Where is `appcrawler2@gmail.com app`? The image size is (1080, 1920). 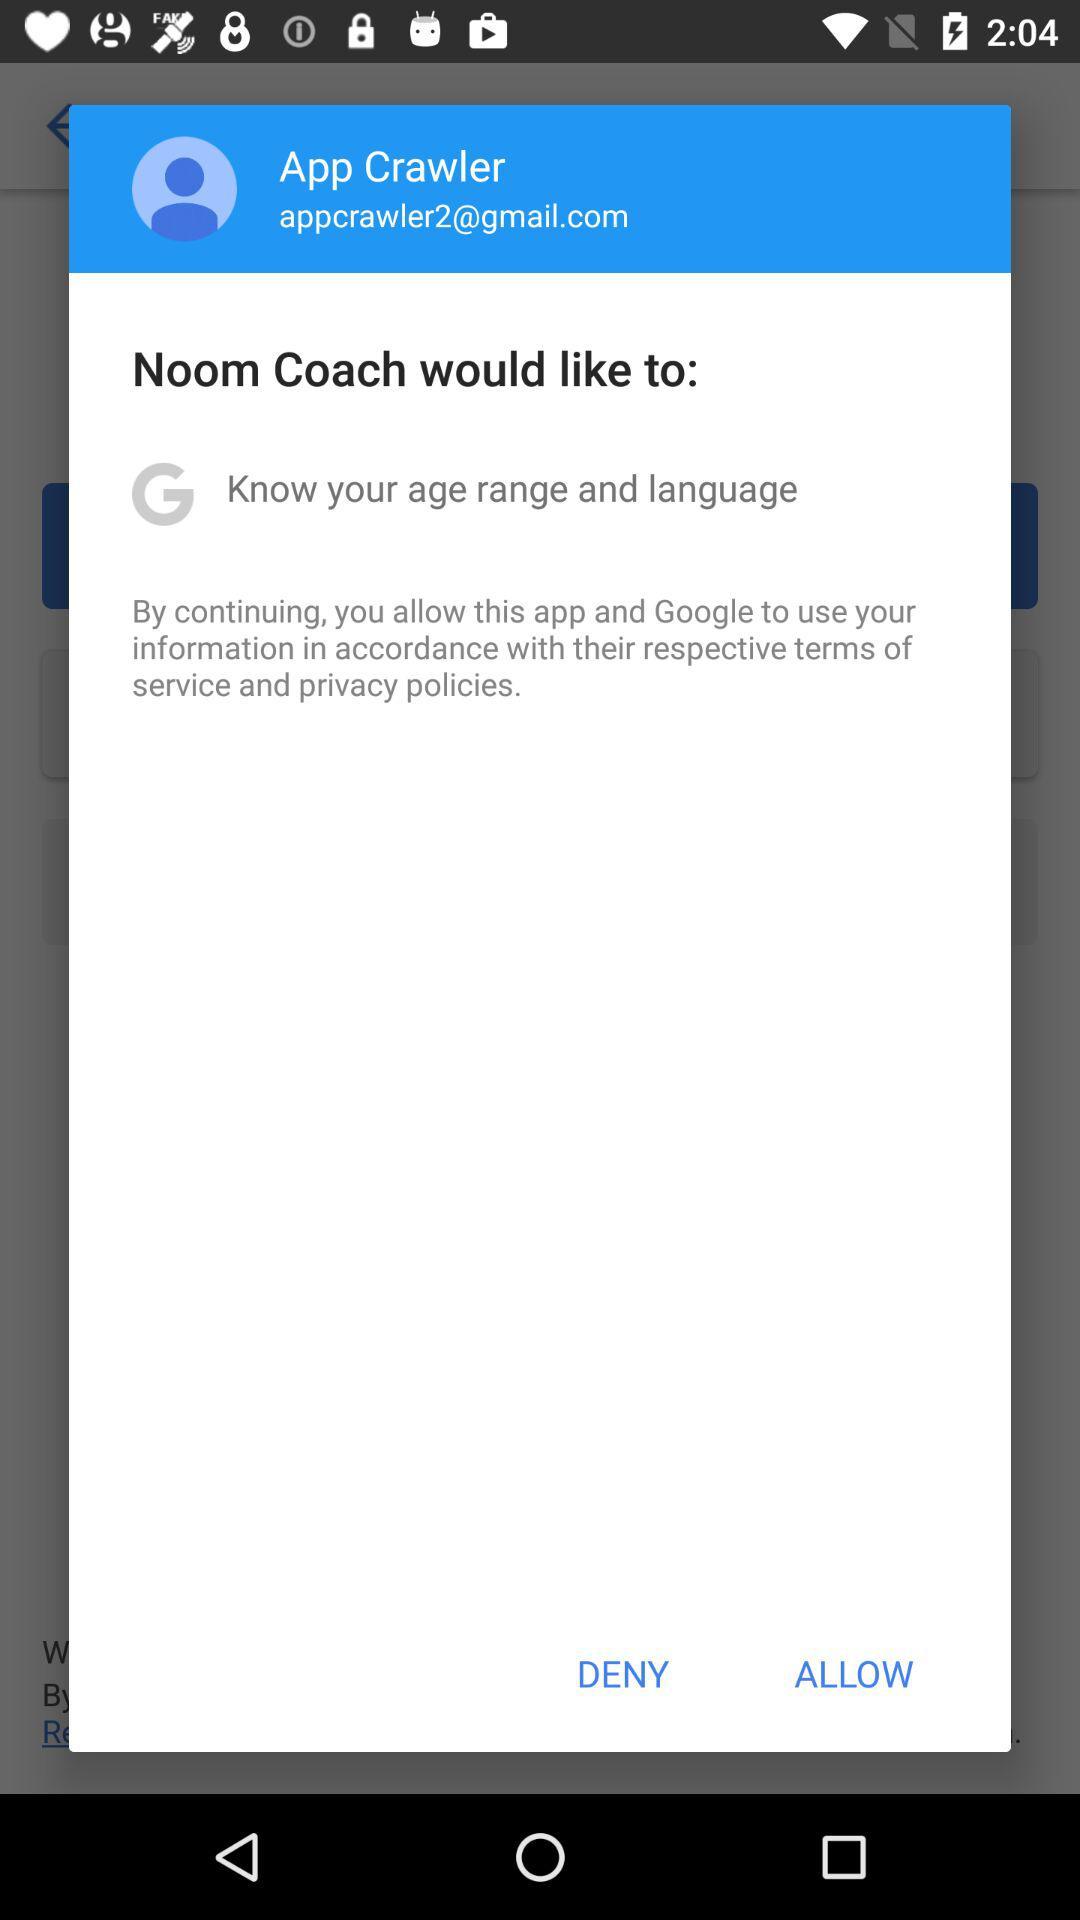 appcrawler2@gmail.com app is located at coordinates (454, 214).